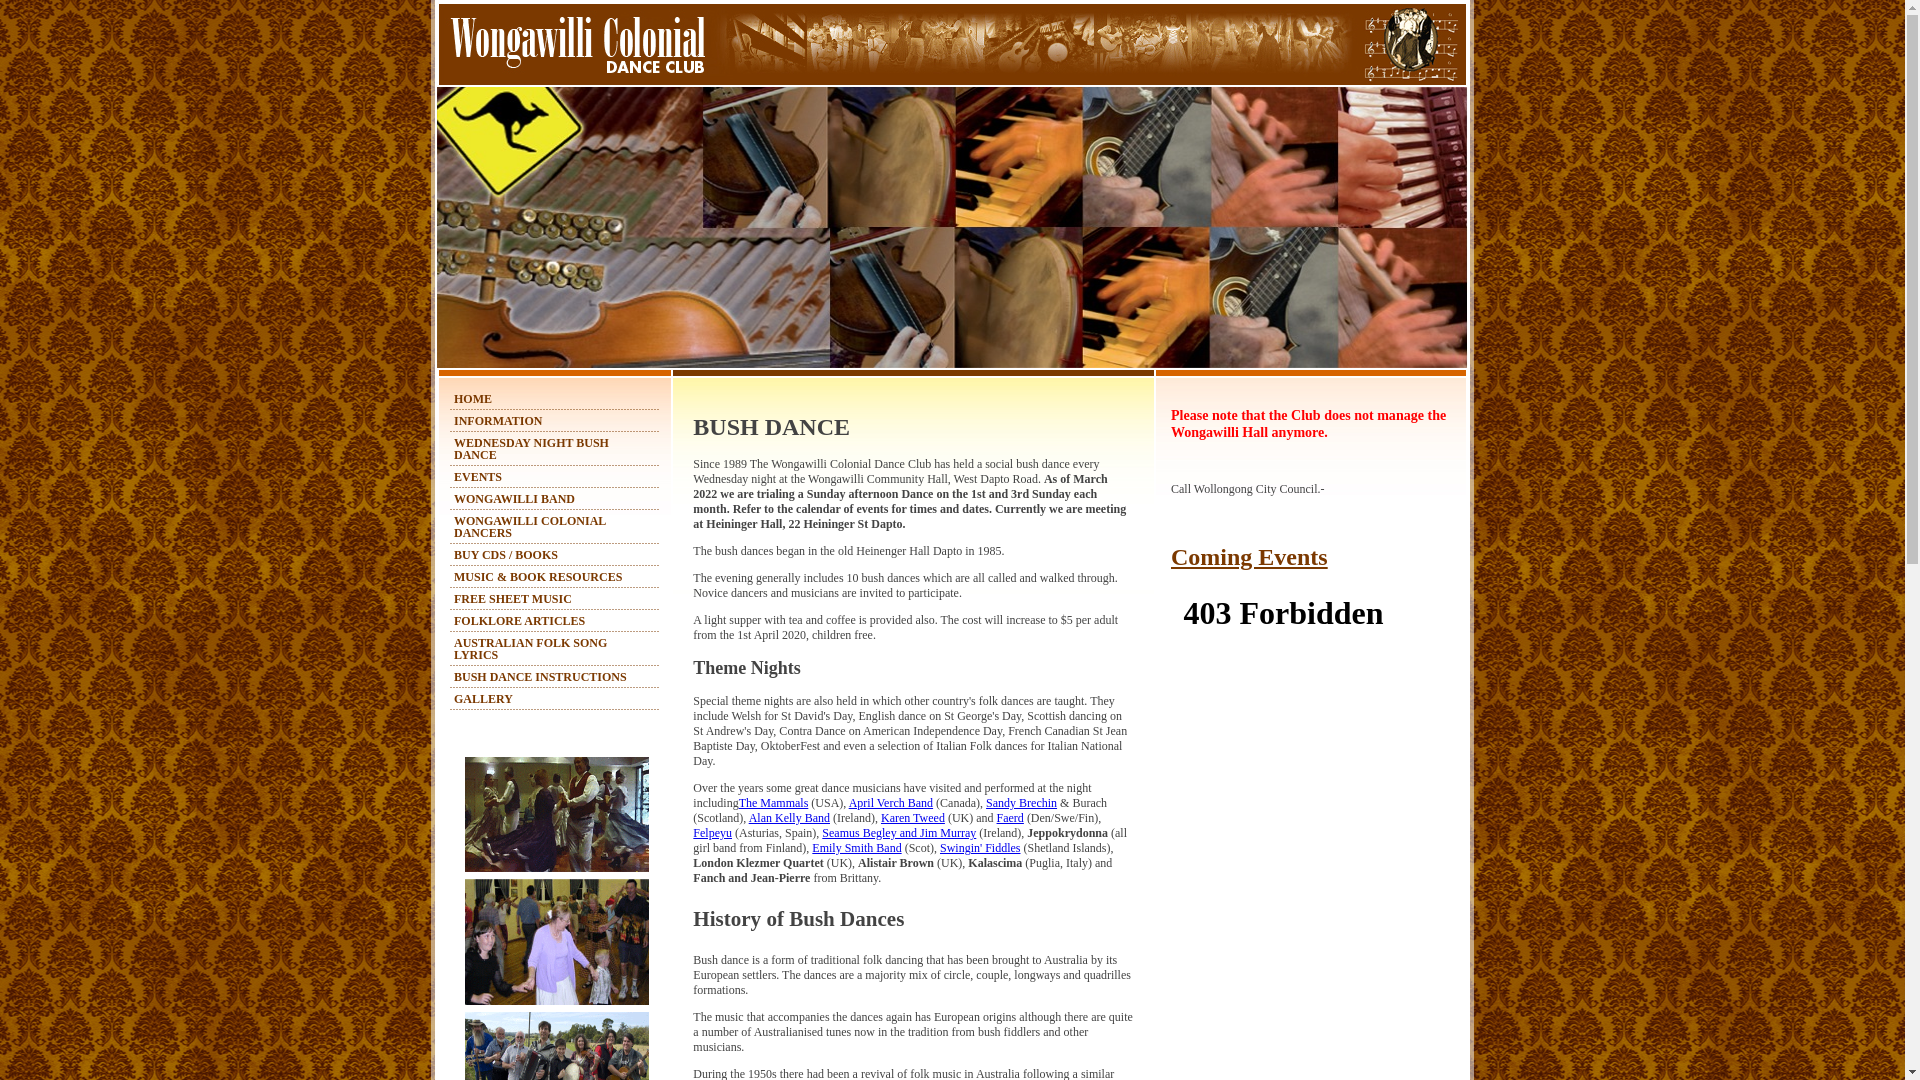 The image size is (1920, 1080). What do you see at coordinates (505, 555) in the screenshot?
I see `'BUY CDS / BOOKS'` at bounding box center [505, 555].